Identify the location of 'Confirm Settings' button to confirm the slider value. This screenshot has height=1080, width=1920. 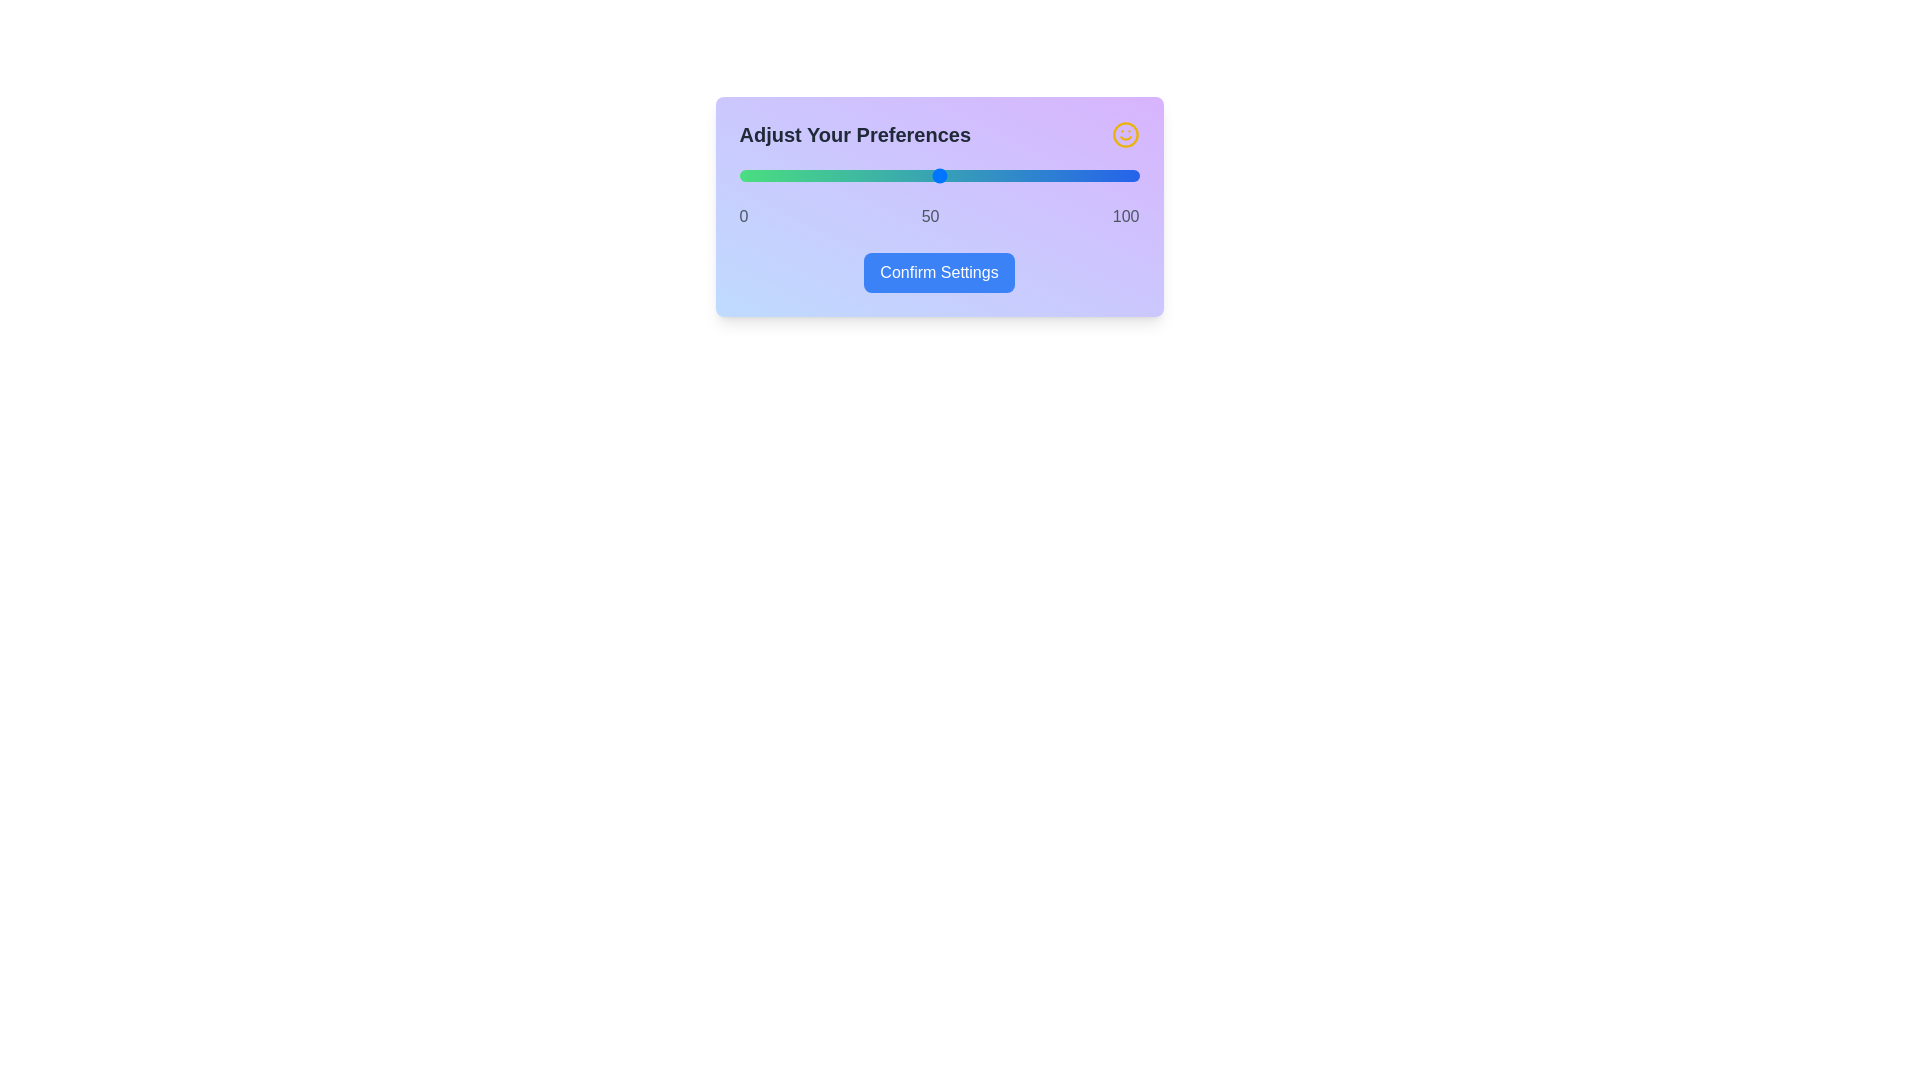
(938, 273).